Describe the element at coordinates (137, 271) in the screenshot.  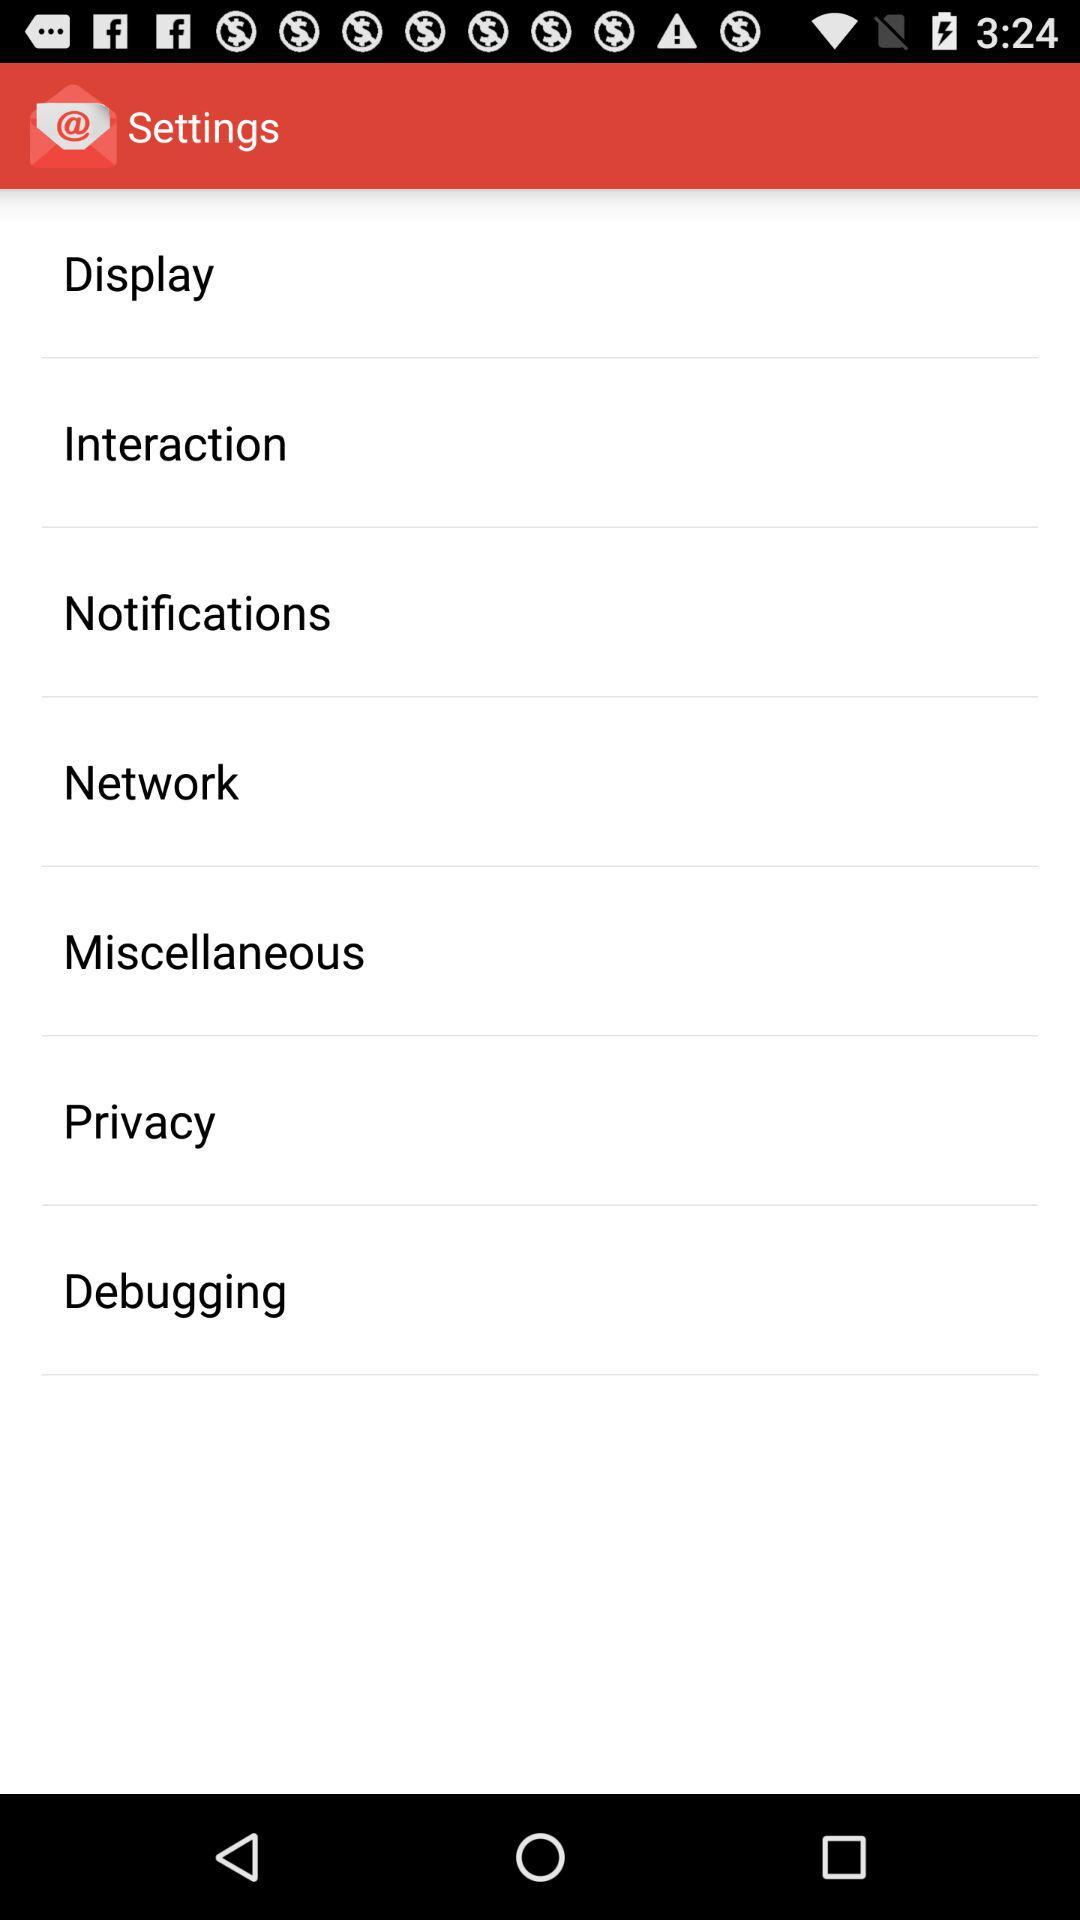
I see `display app` at that location.